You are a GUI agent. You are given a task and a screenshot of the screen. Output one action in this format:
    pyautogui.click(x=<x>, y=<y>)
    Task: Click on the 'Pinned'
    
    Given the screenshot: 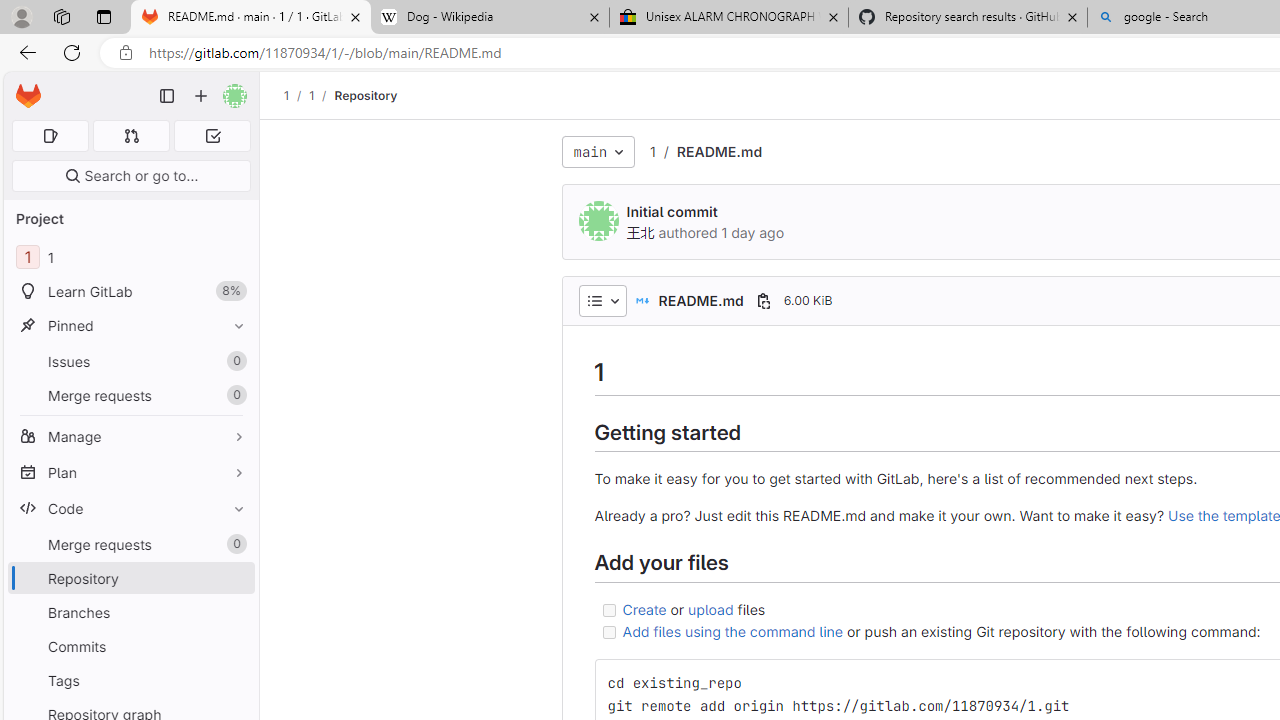 What is the action you would take?
    pyautogui.click(x=130, y=324)
    